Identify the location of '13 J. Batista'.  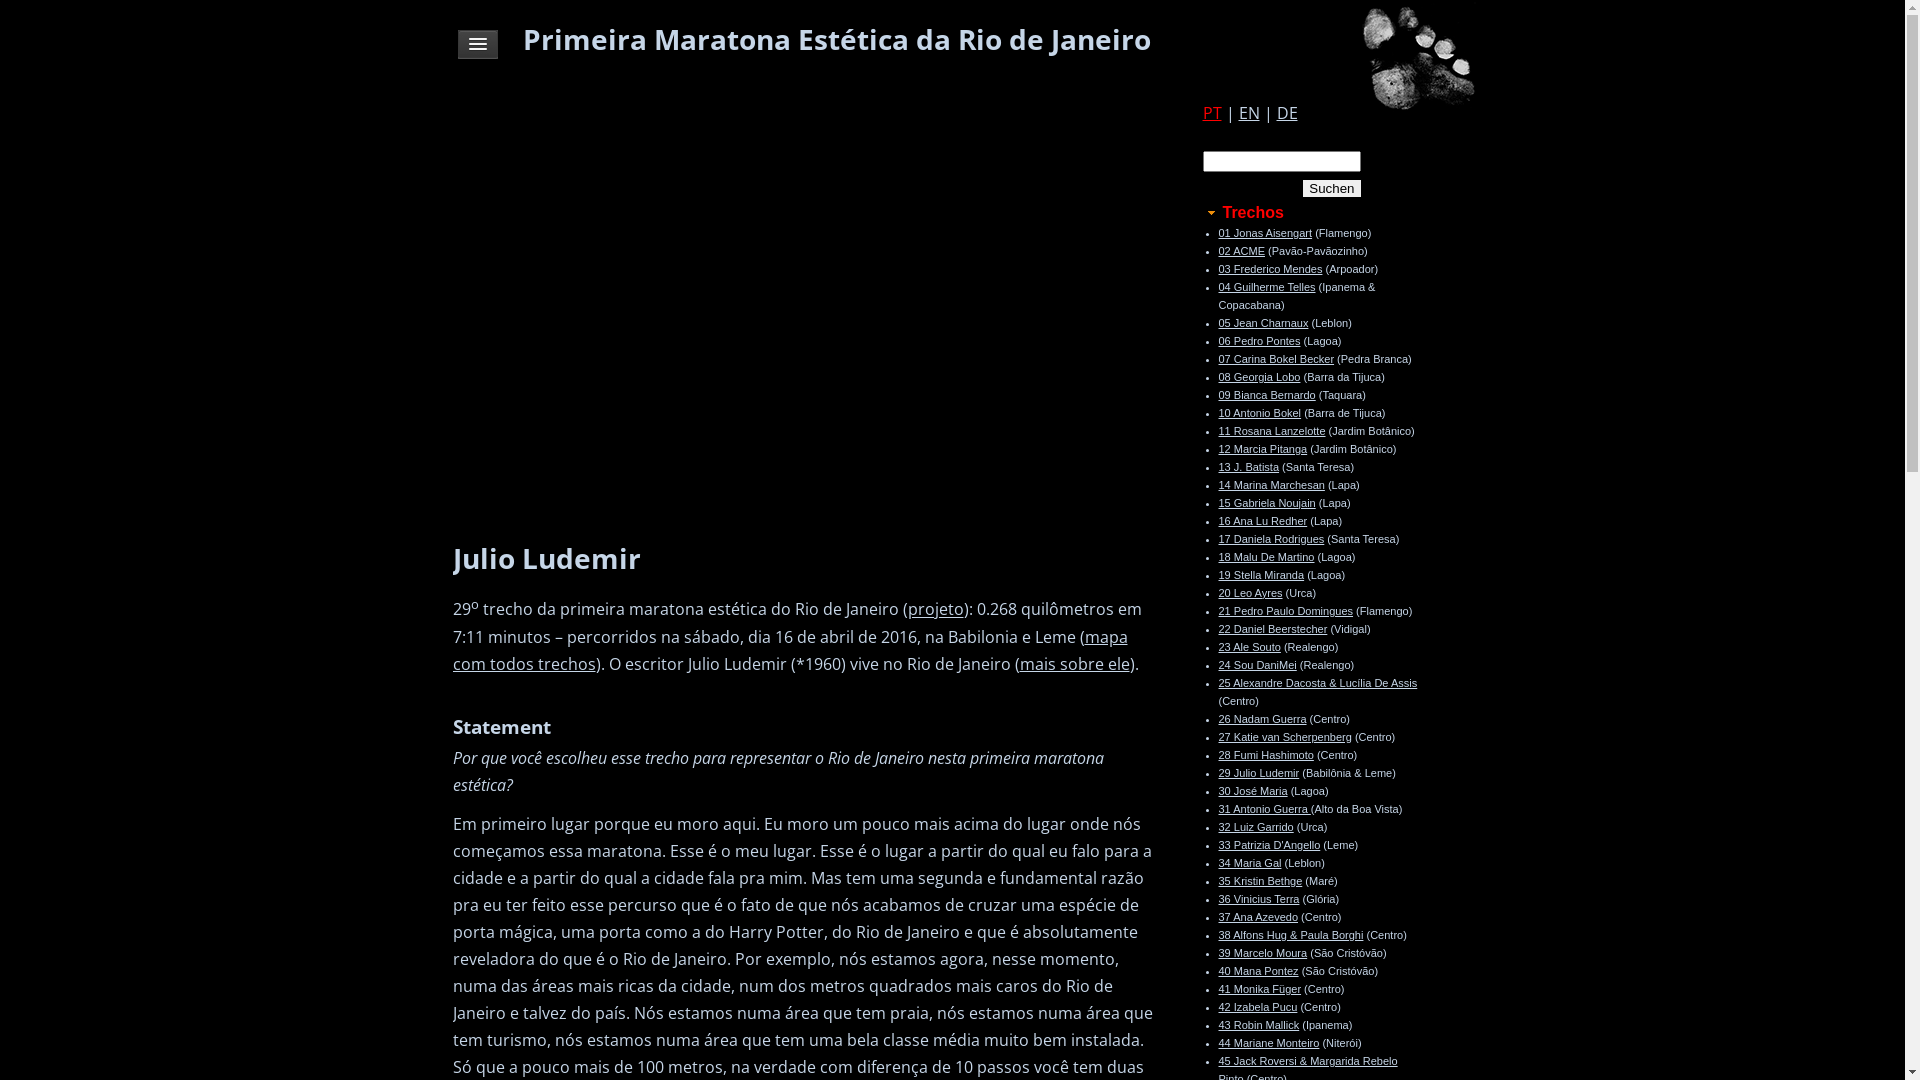
(1247, 466).